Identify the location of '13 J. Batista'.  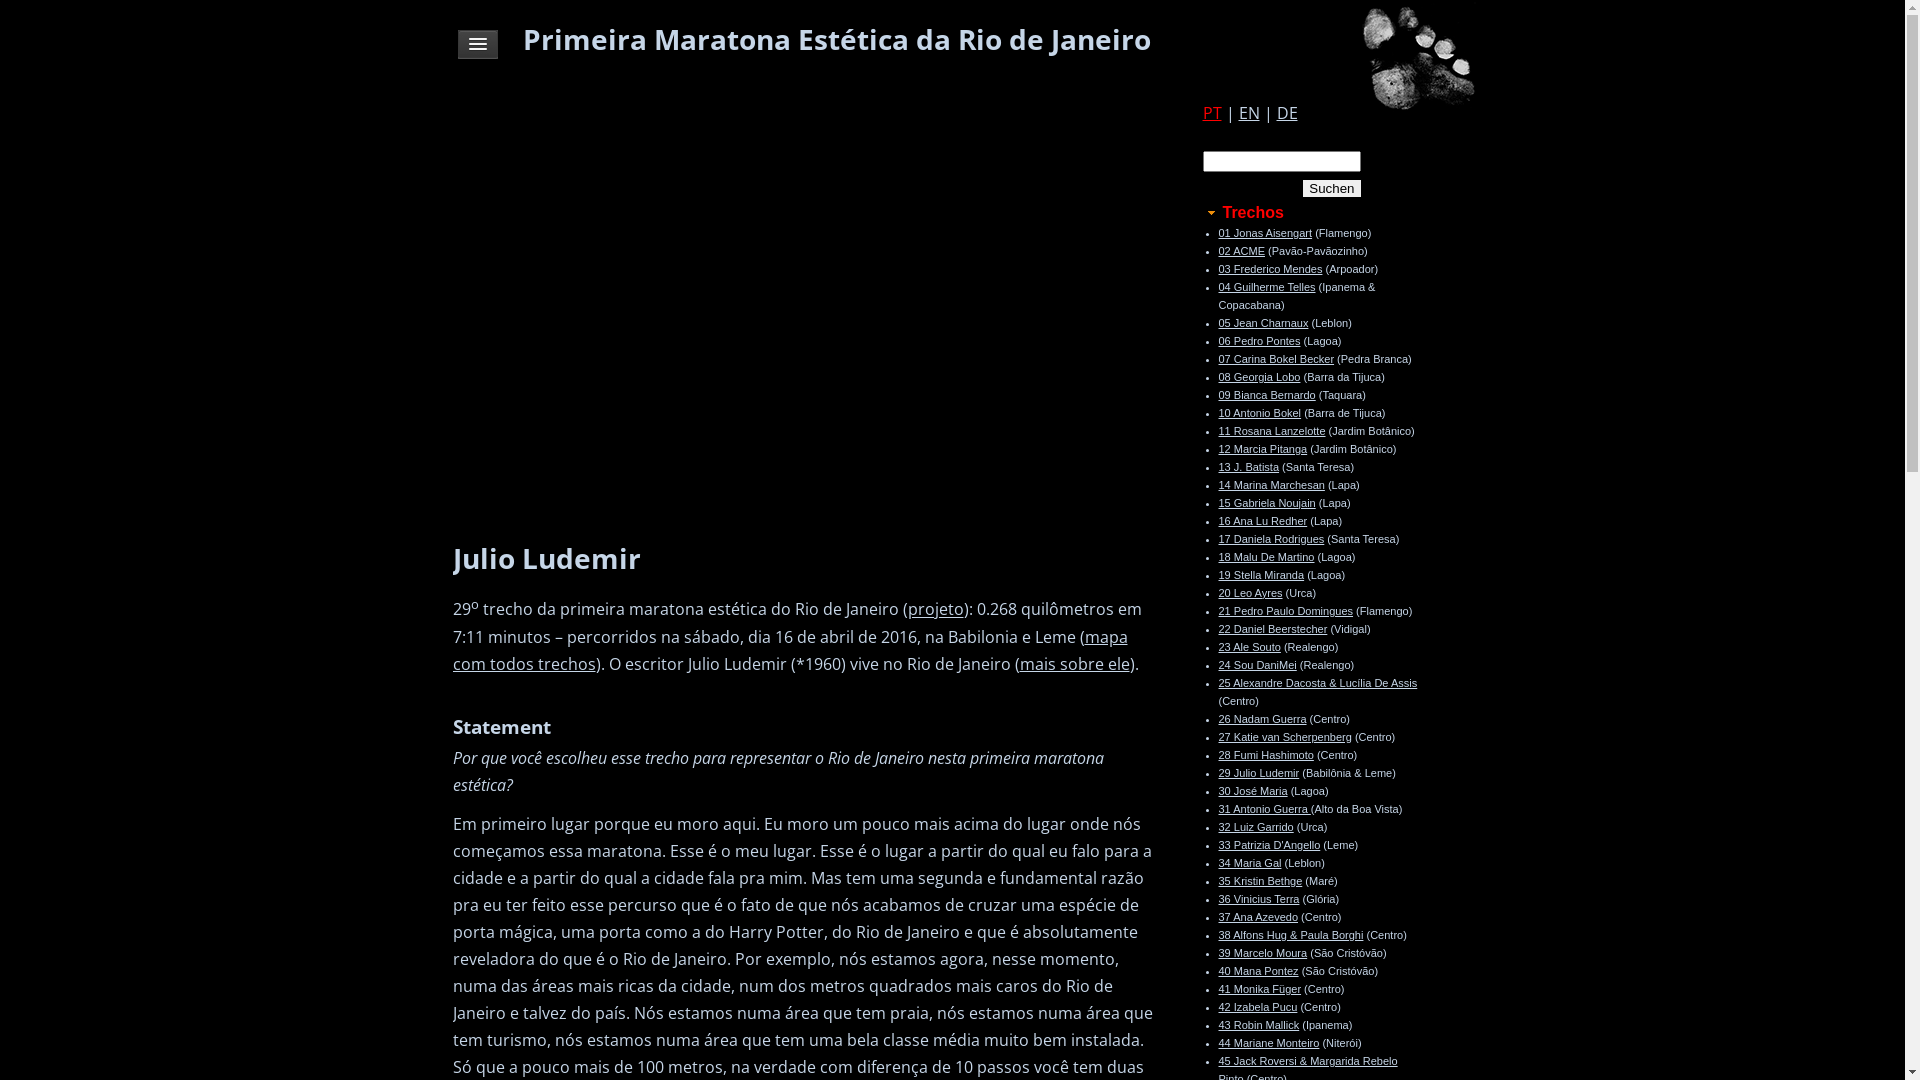
(1247, 466).